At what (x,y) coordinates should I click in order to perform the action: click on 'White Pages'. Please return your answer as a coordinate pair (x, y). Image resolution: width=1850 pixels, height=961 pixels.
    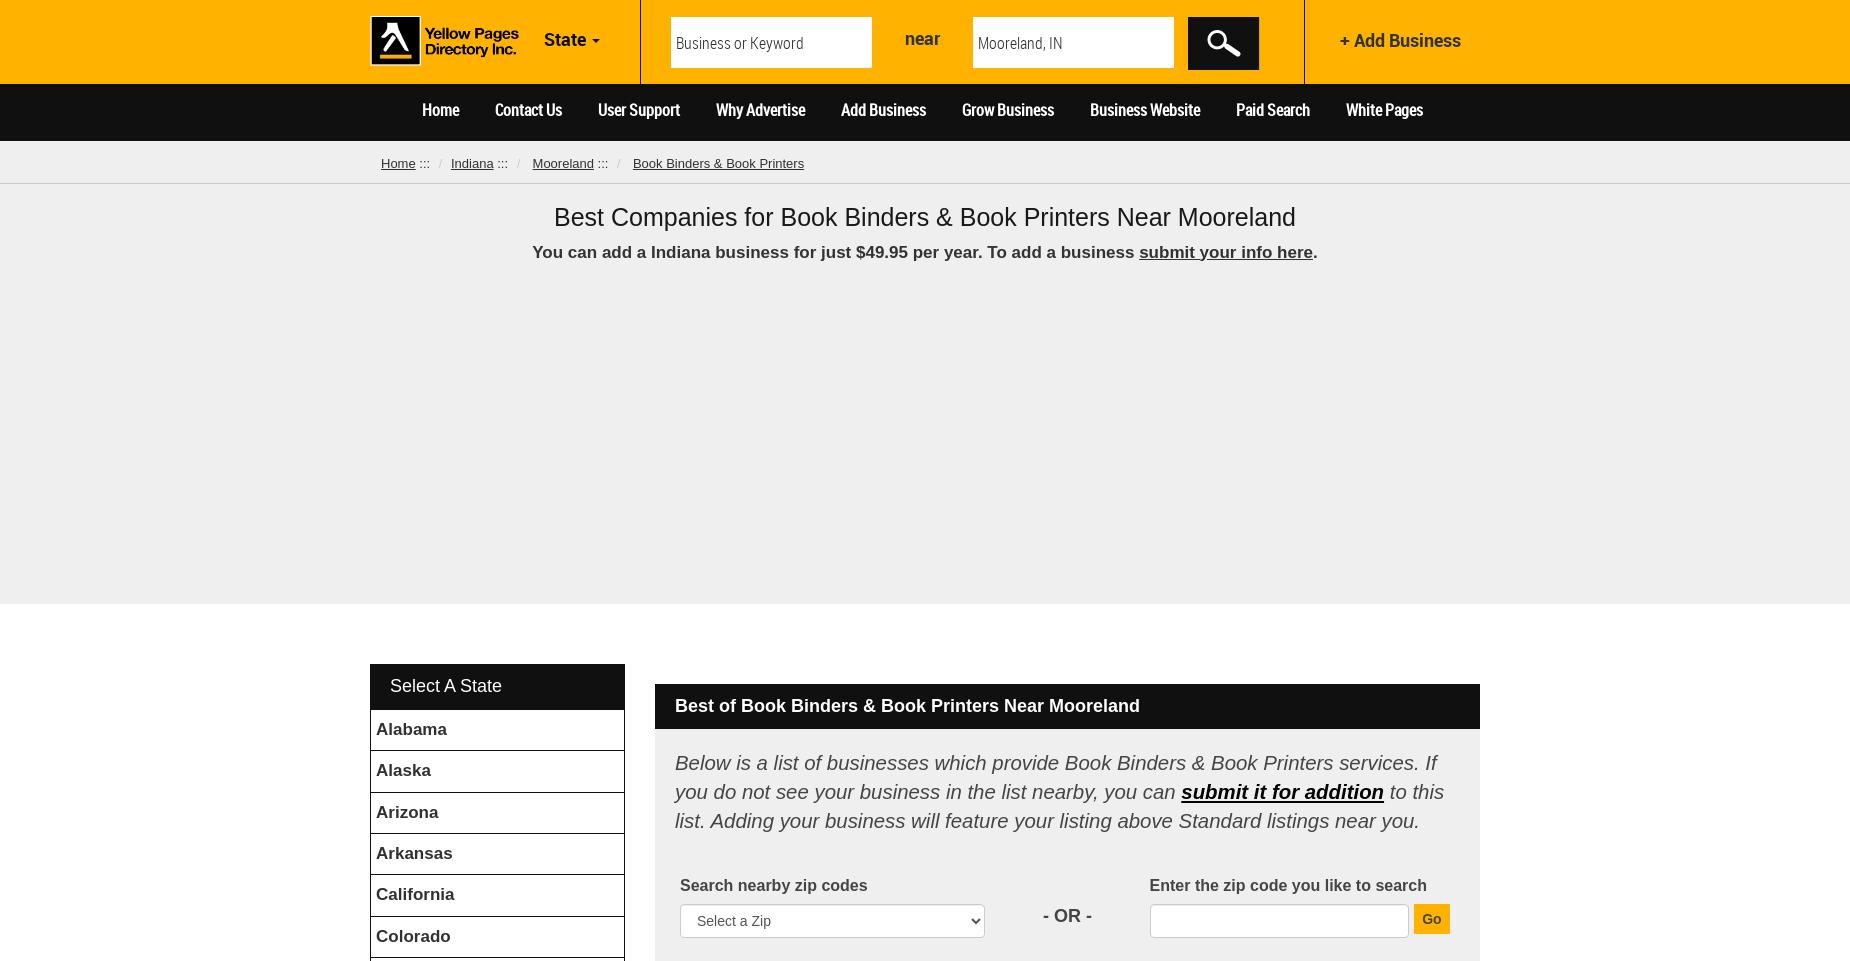
    Looking at the image, I should click on (1382, 109).